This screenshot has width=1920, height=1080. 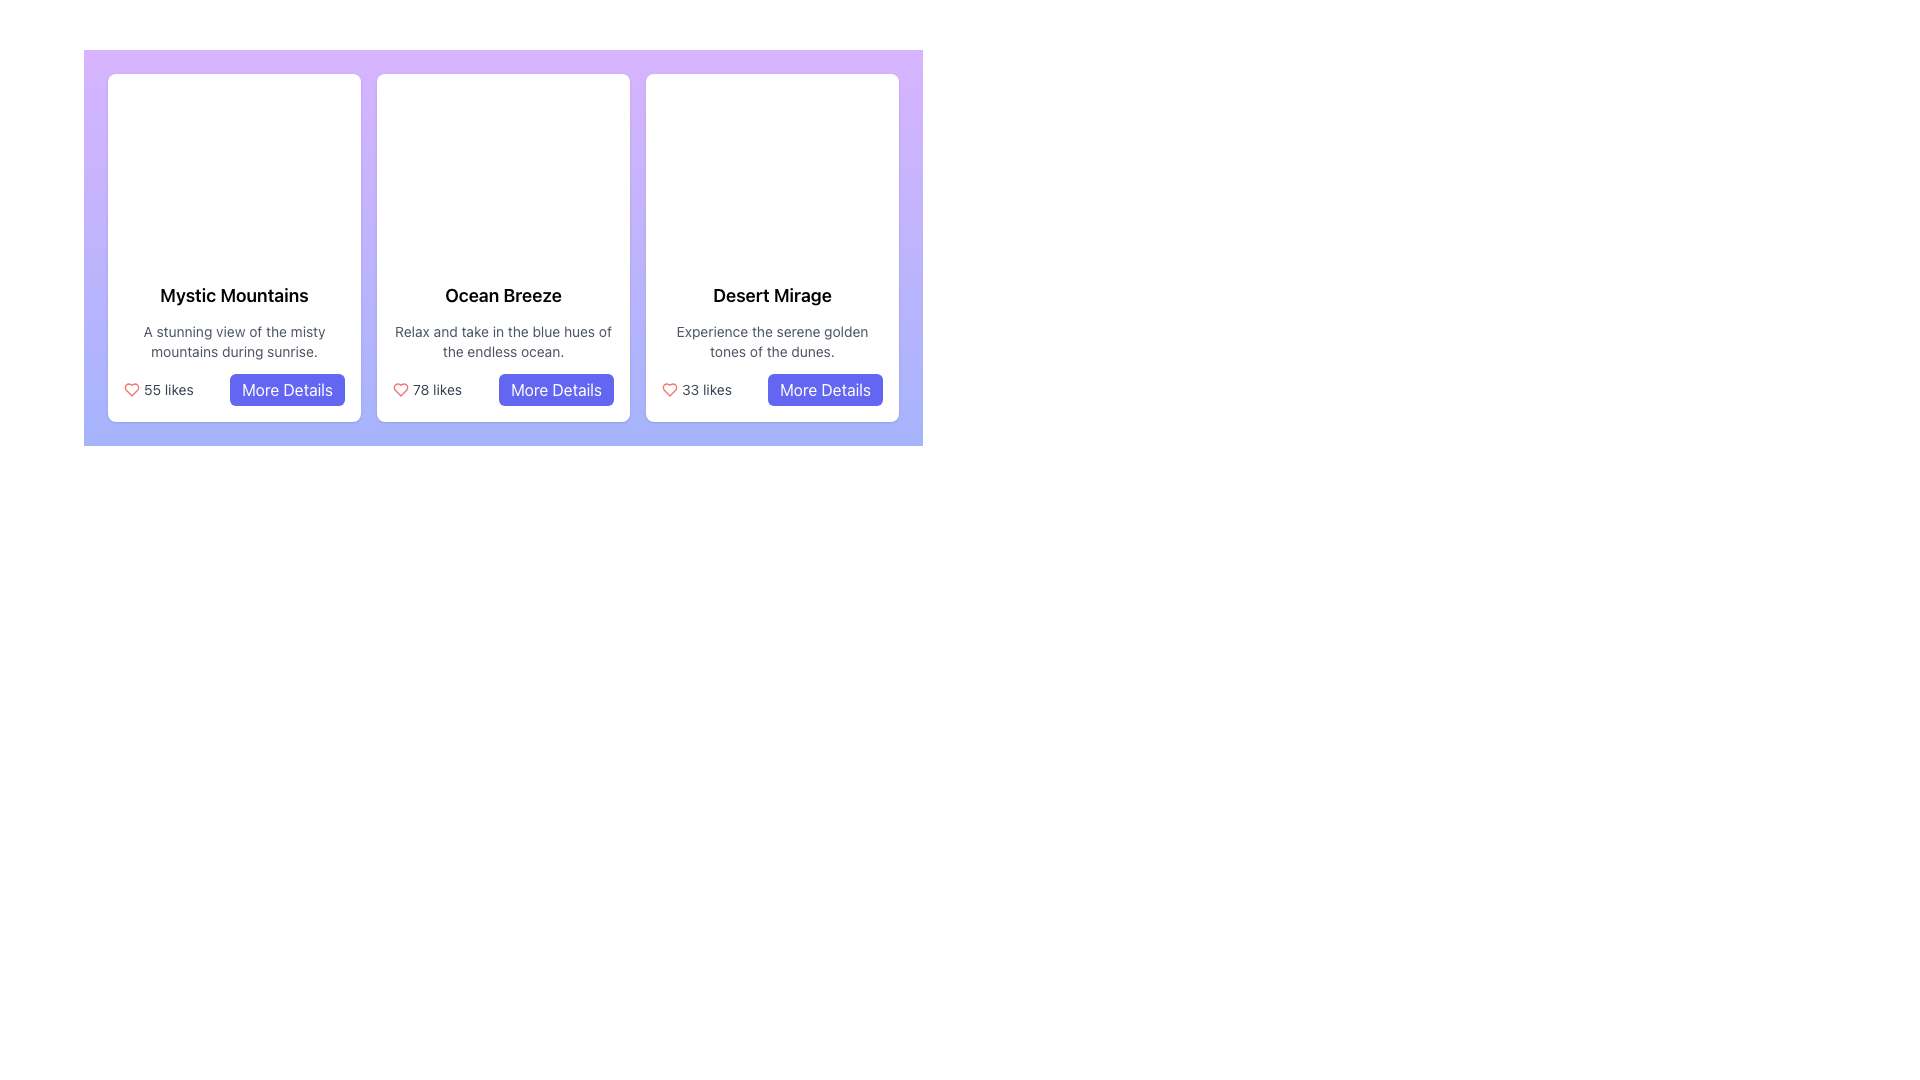 I want to click on the text label displaying 'Ocean Breeze', which serves as the title for the content block located at the top of the central block among three horizontally aligned content cards, so click(x=503, y=296).